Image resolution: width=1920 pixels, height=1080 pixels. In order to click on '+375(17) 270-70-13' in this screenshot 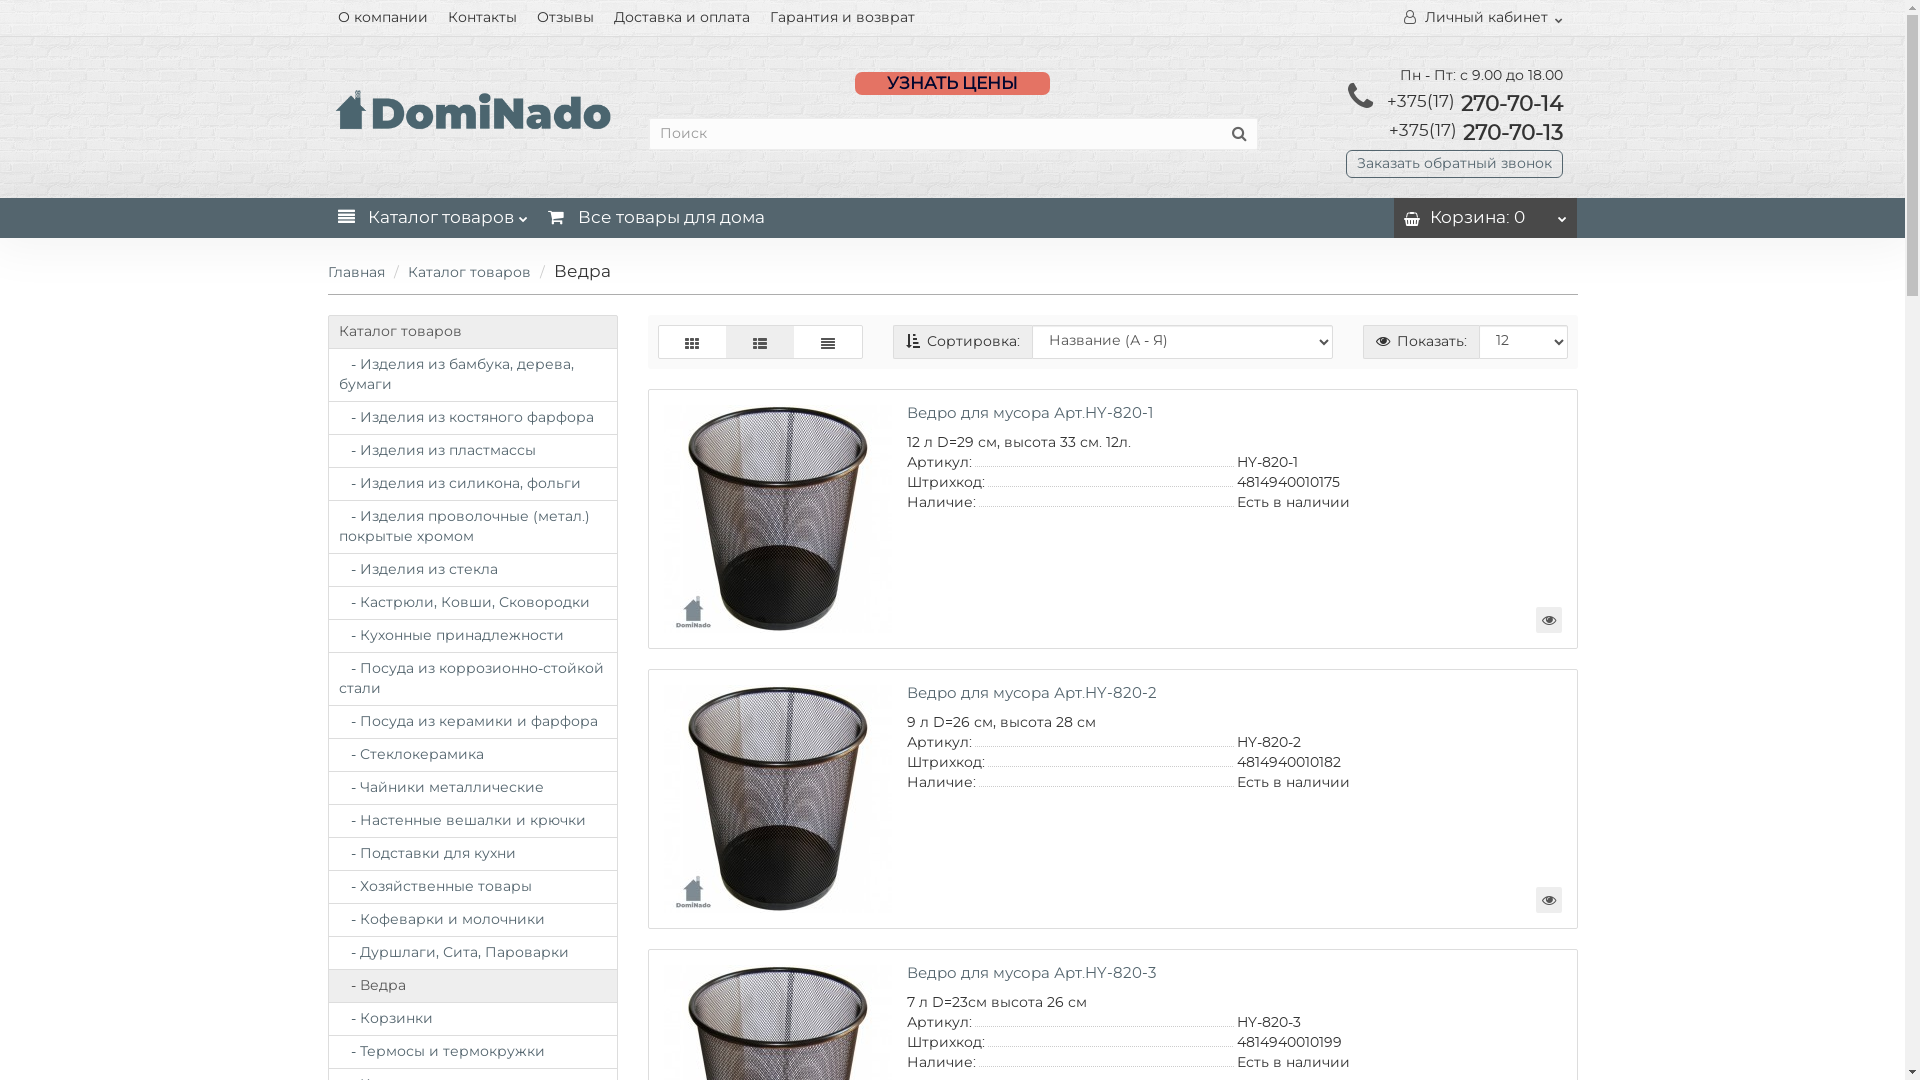, I will do `click(1474, 133)`.